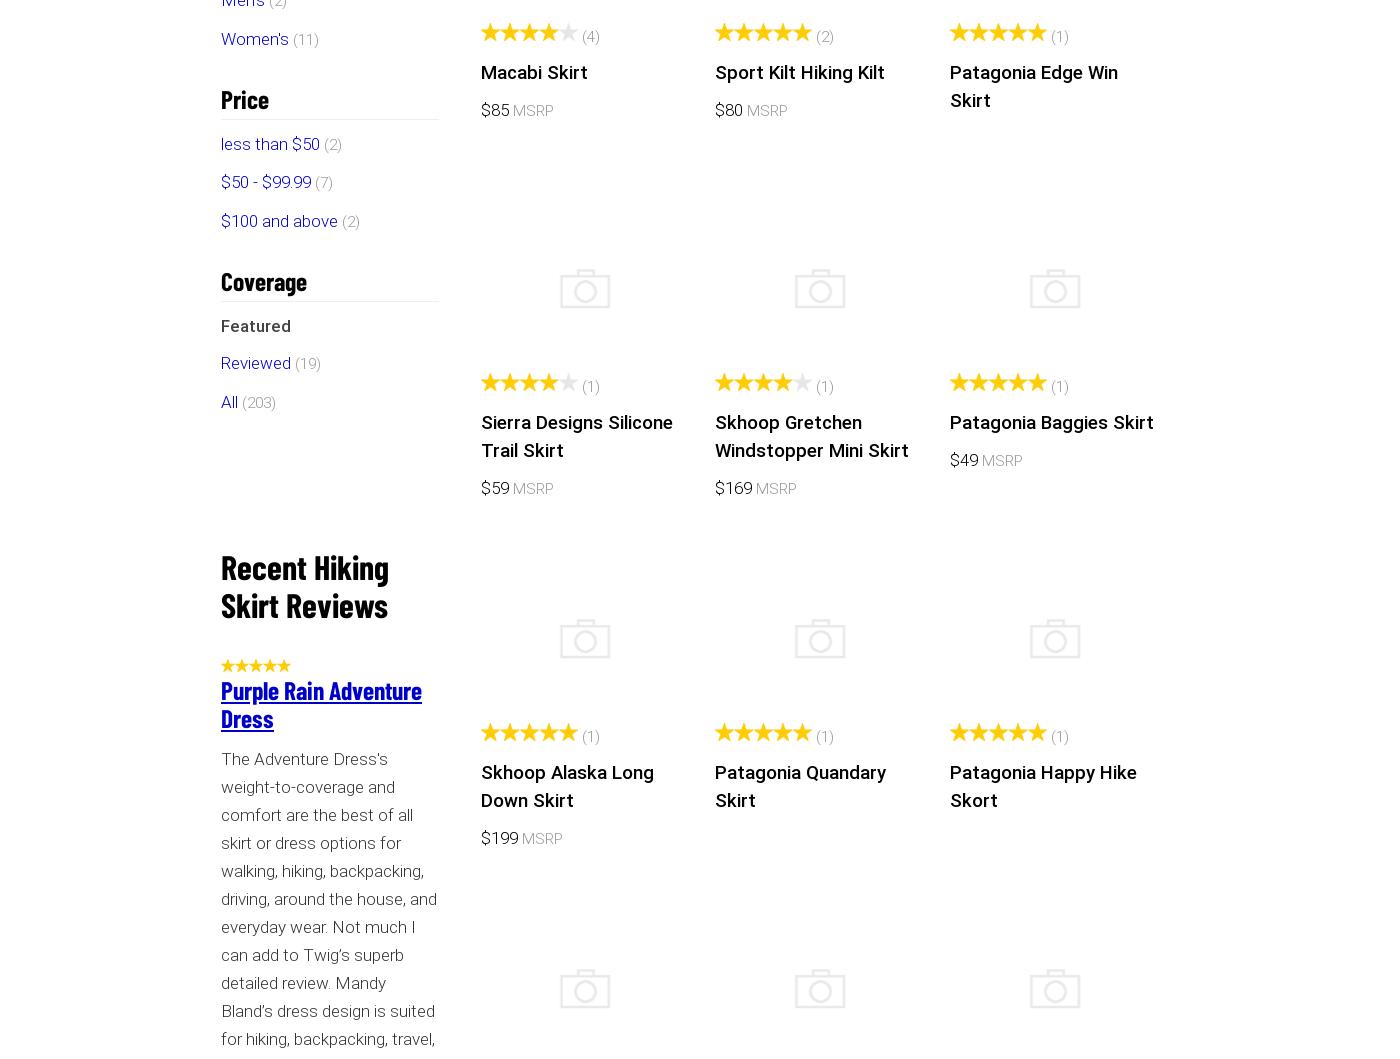  I want to click on 'Purple Rain Adventure Dress', so click(320, 703).